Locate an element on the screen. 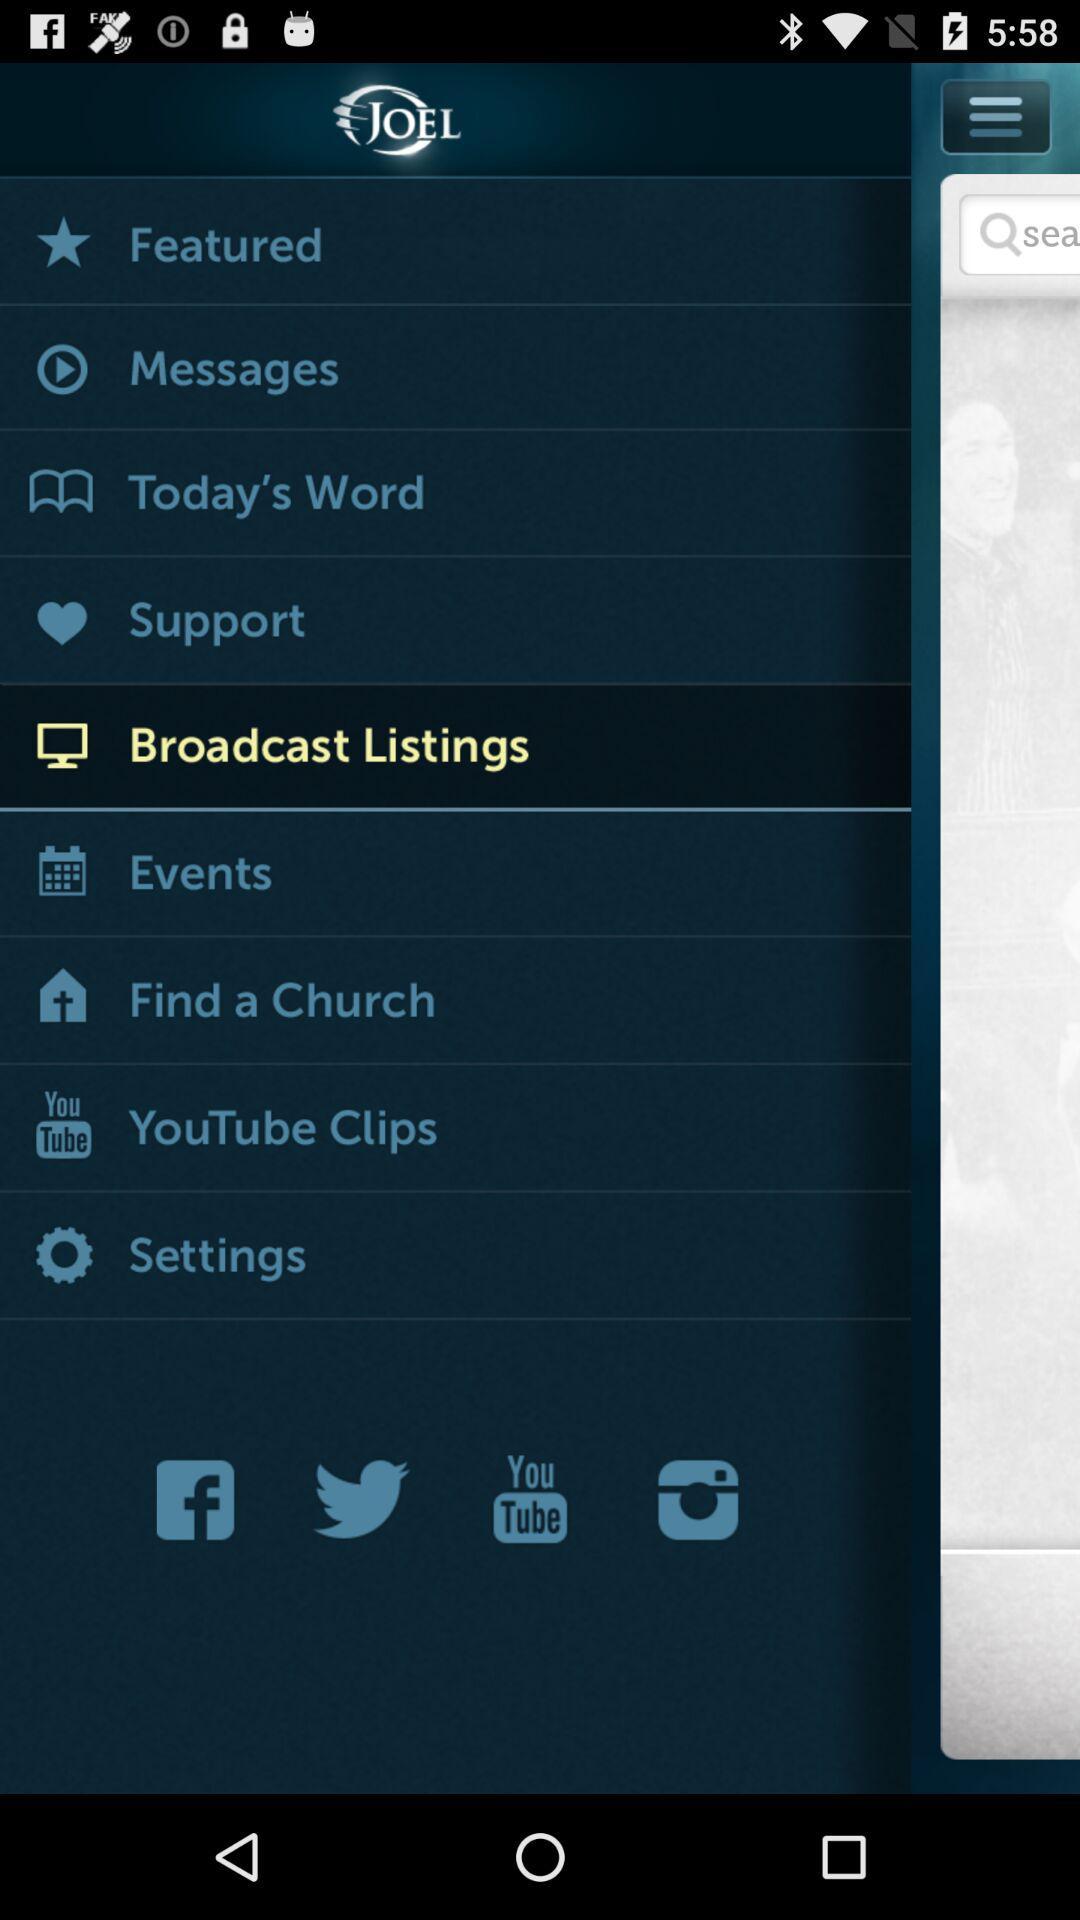 The width and height of the screenshot is (1080, 1920). open menu is located at coordinates (455, 1002).